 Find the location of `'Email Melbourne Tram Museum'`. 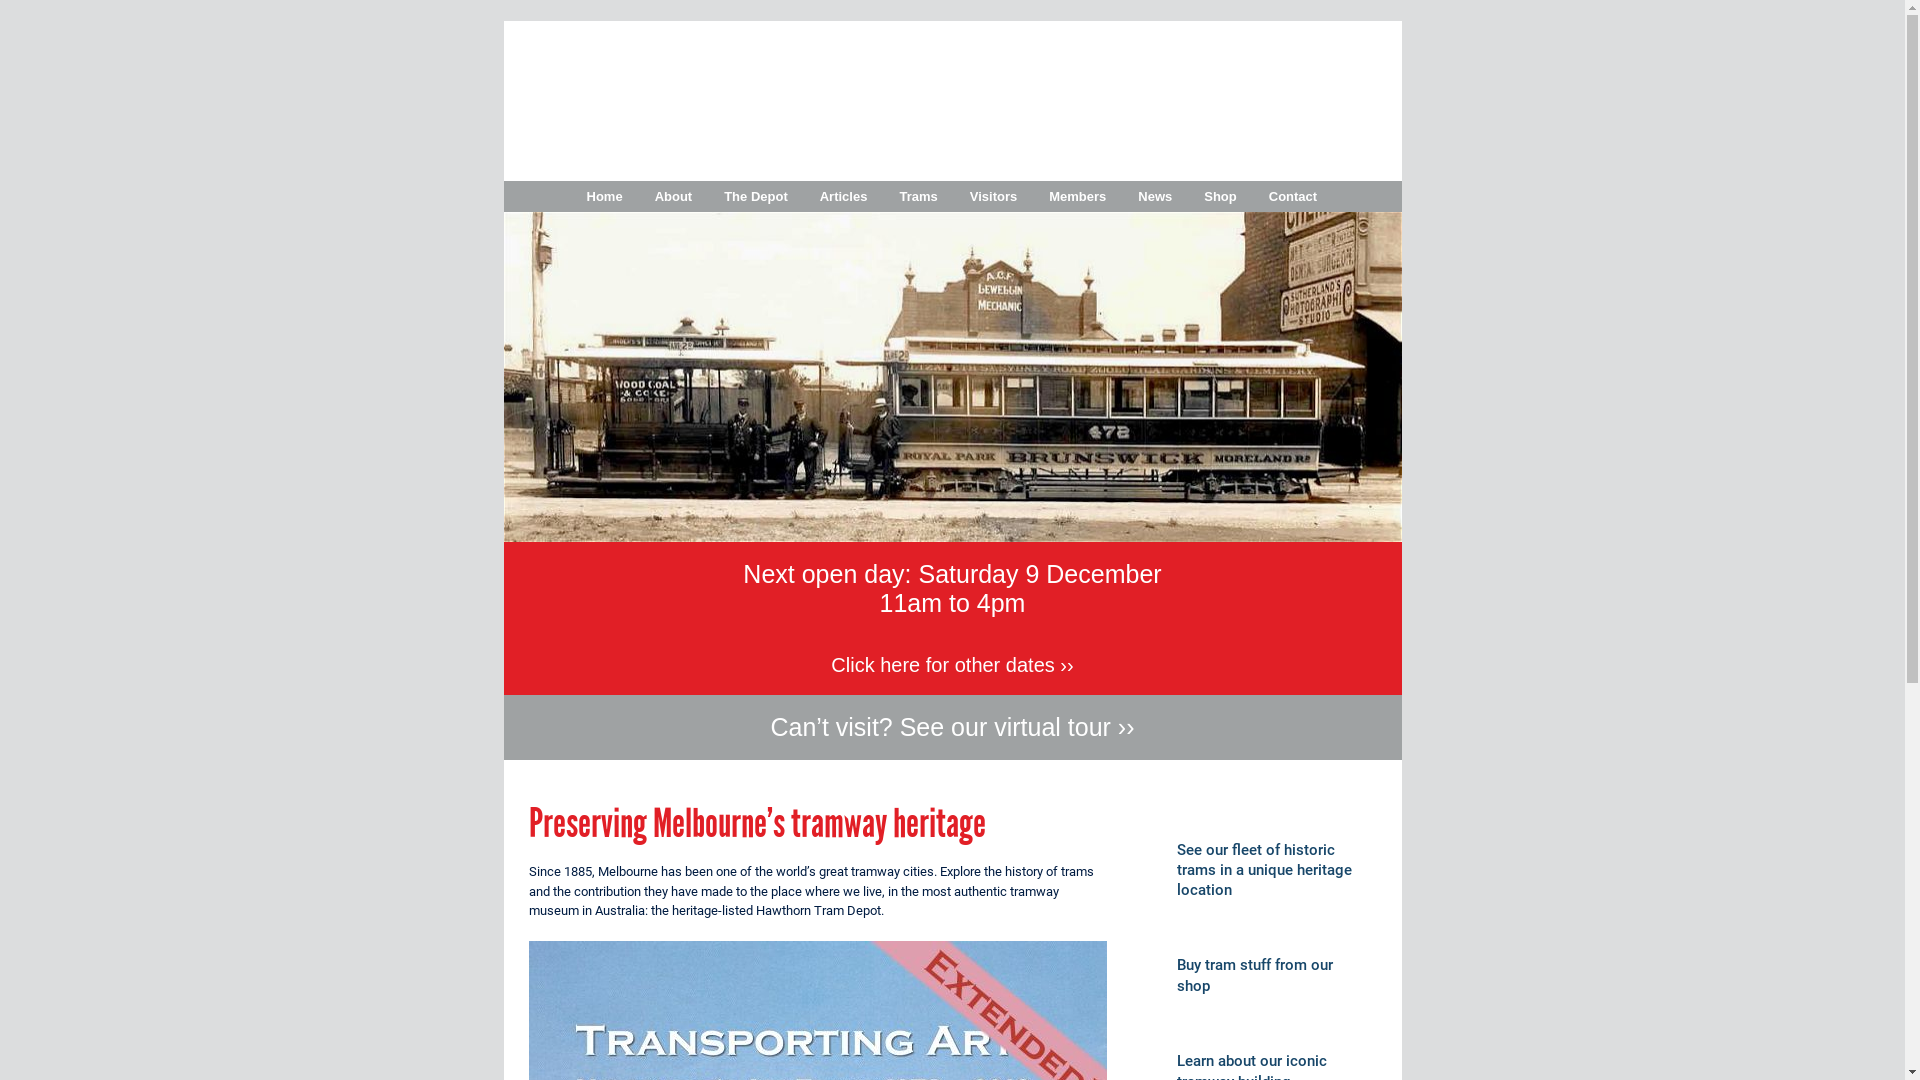

'Email Melbourne Tram Museum' is located at coordinates (1890, 293).